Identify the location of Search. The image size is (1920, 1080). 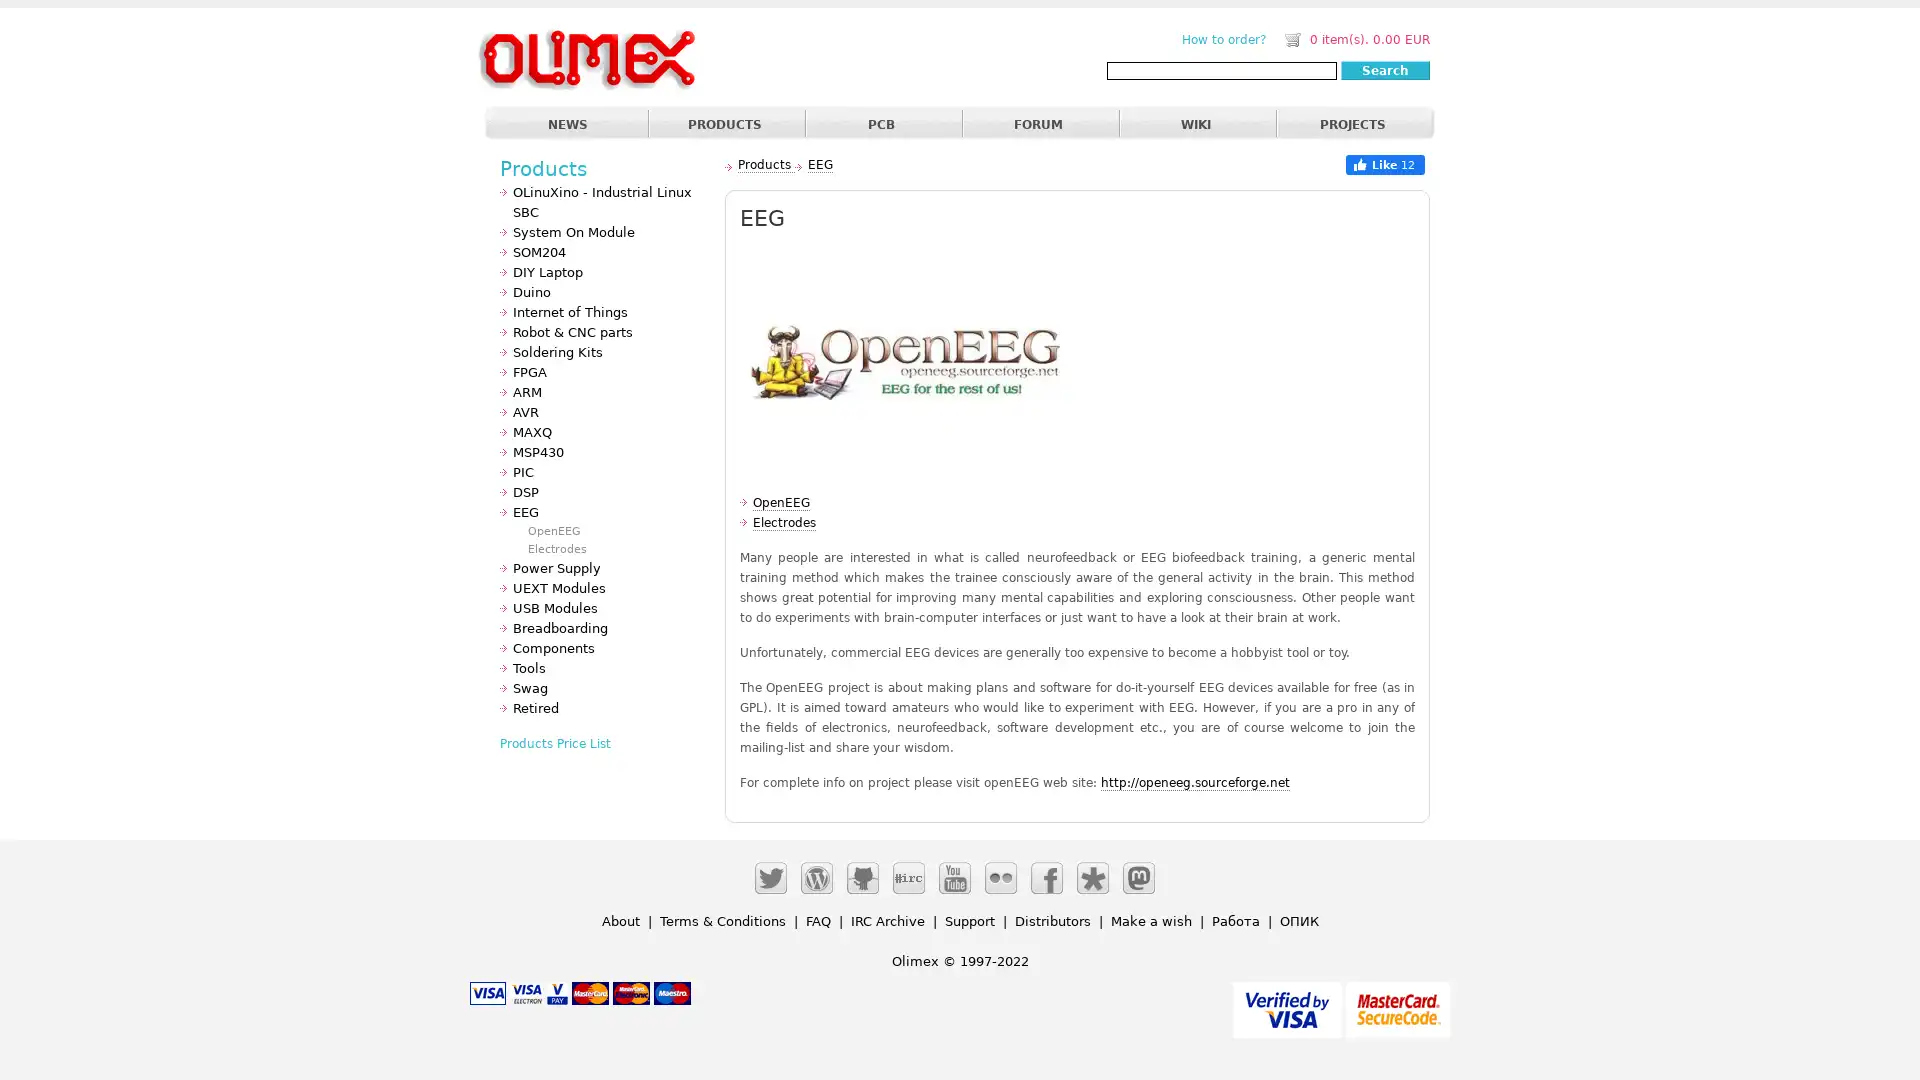
(1384, 69).